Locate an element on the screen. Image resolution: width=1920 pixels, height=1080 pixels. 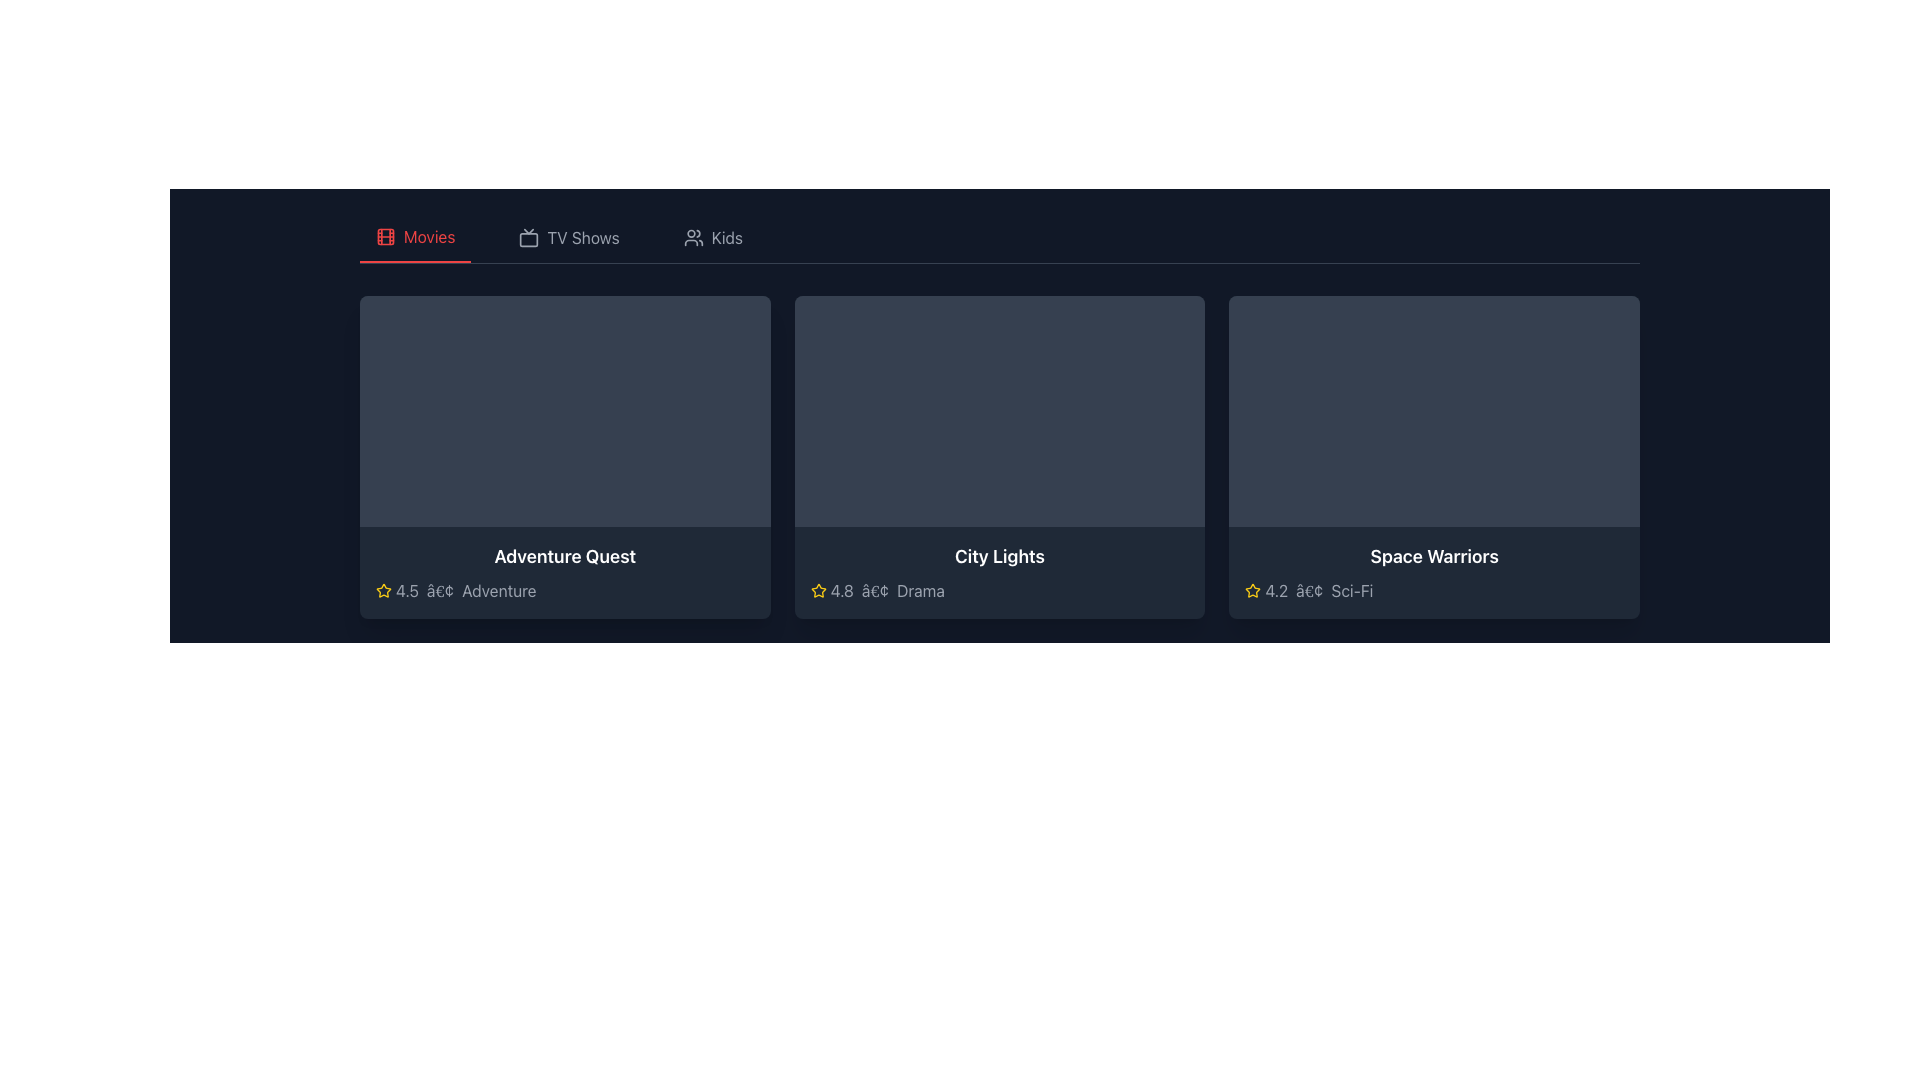
the genre is located at coordinates (1352, 589).